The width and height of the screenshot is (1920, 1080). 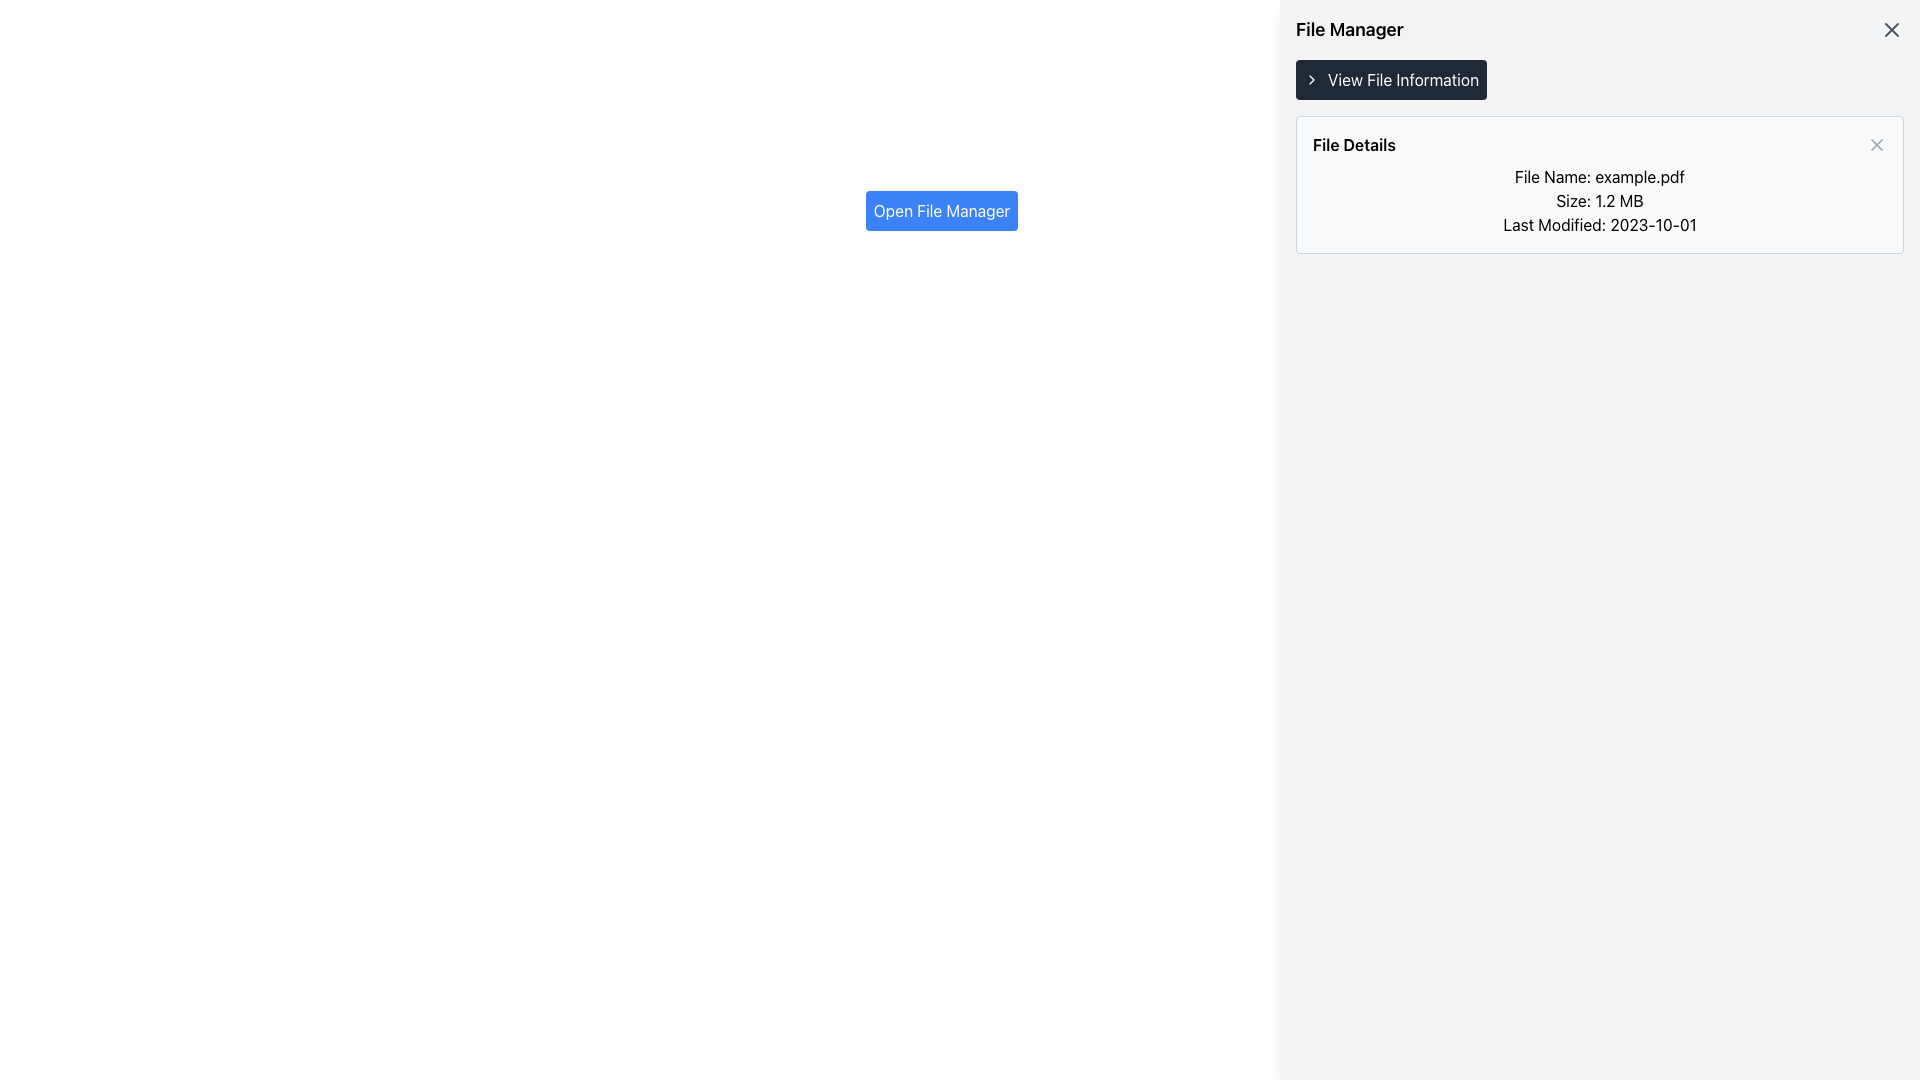 I want to click on the Static text label that serves as a title or header for its section, located at the top of the right-side panel, so click(x=1349, y=30).